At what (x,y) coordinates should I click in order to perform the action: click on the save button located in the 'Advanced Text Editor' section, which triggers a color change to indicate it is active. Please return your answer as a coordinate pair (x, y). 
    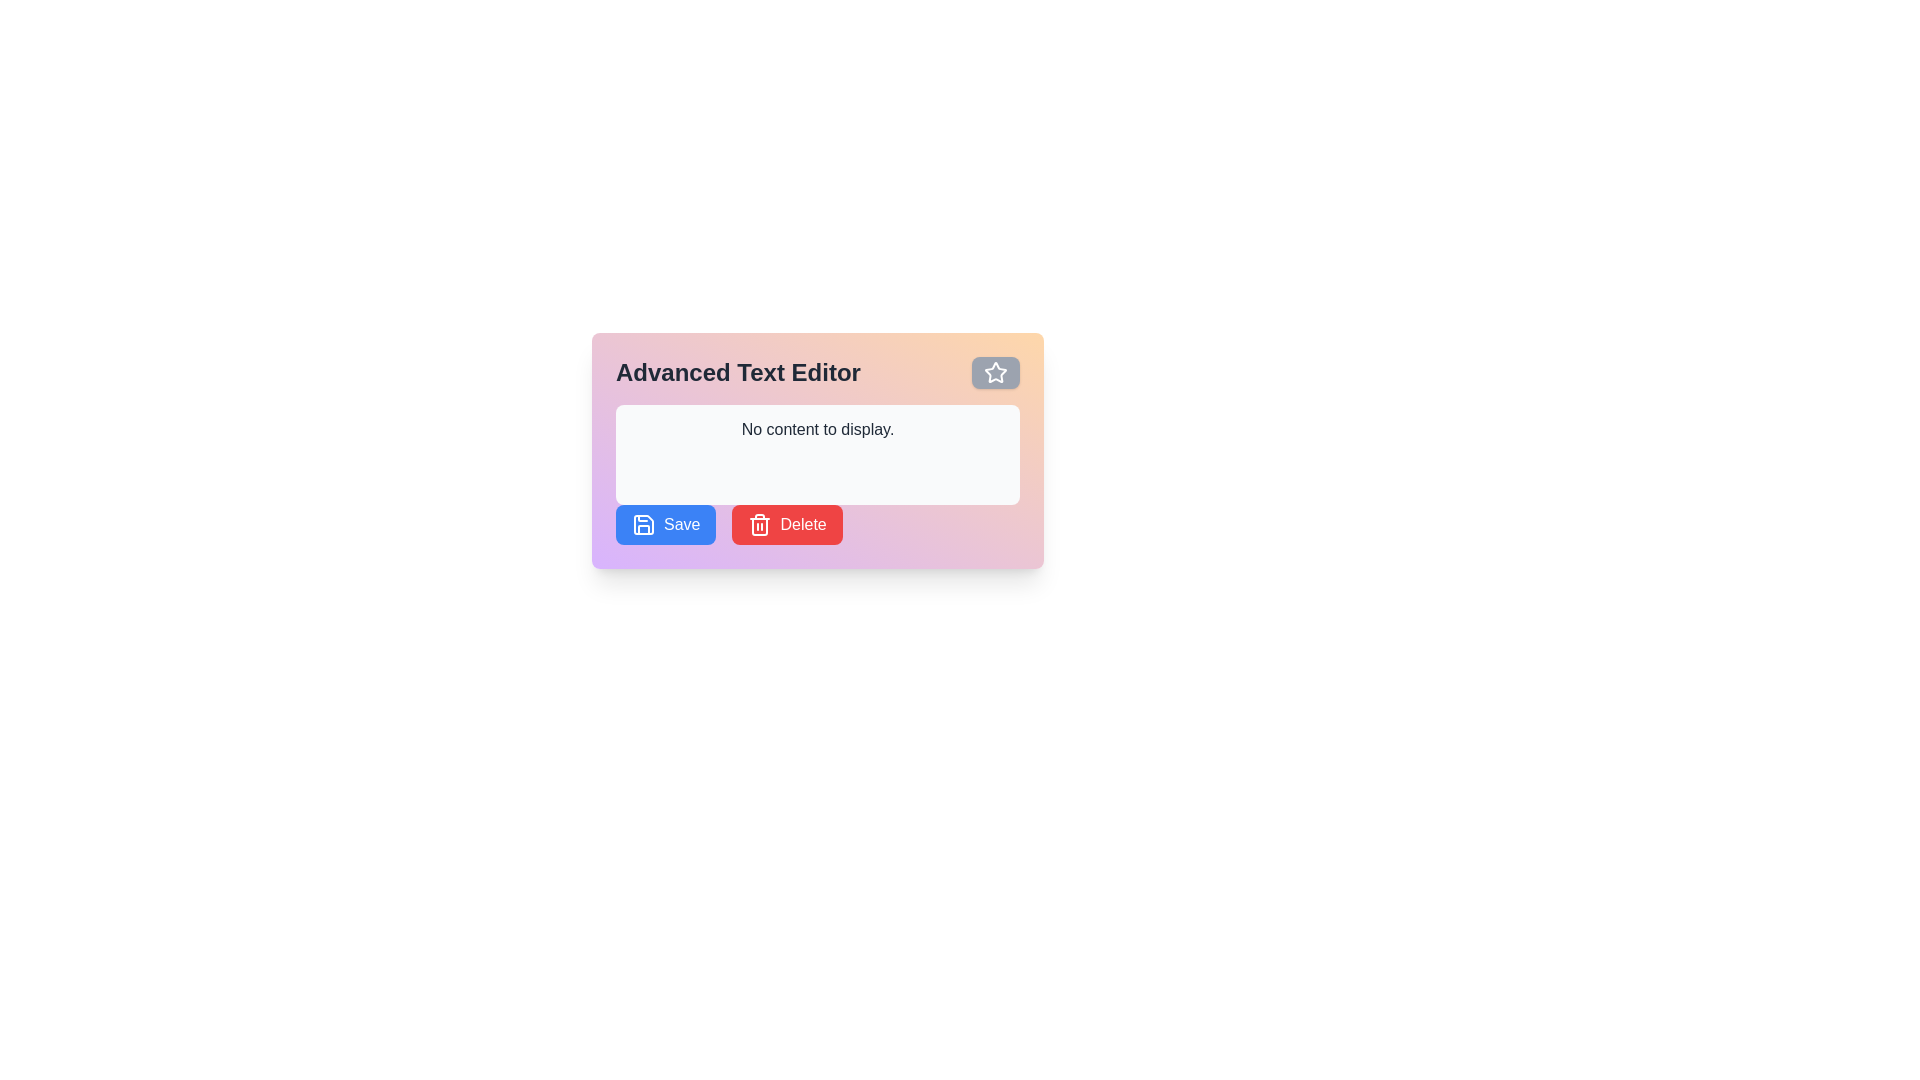
    Looking at the image, I should click on (666, 523).